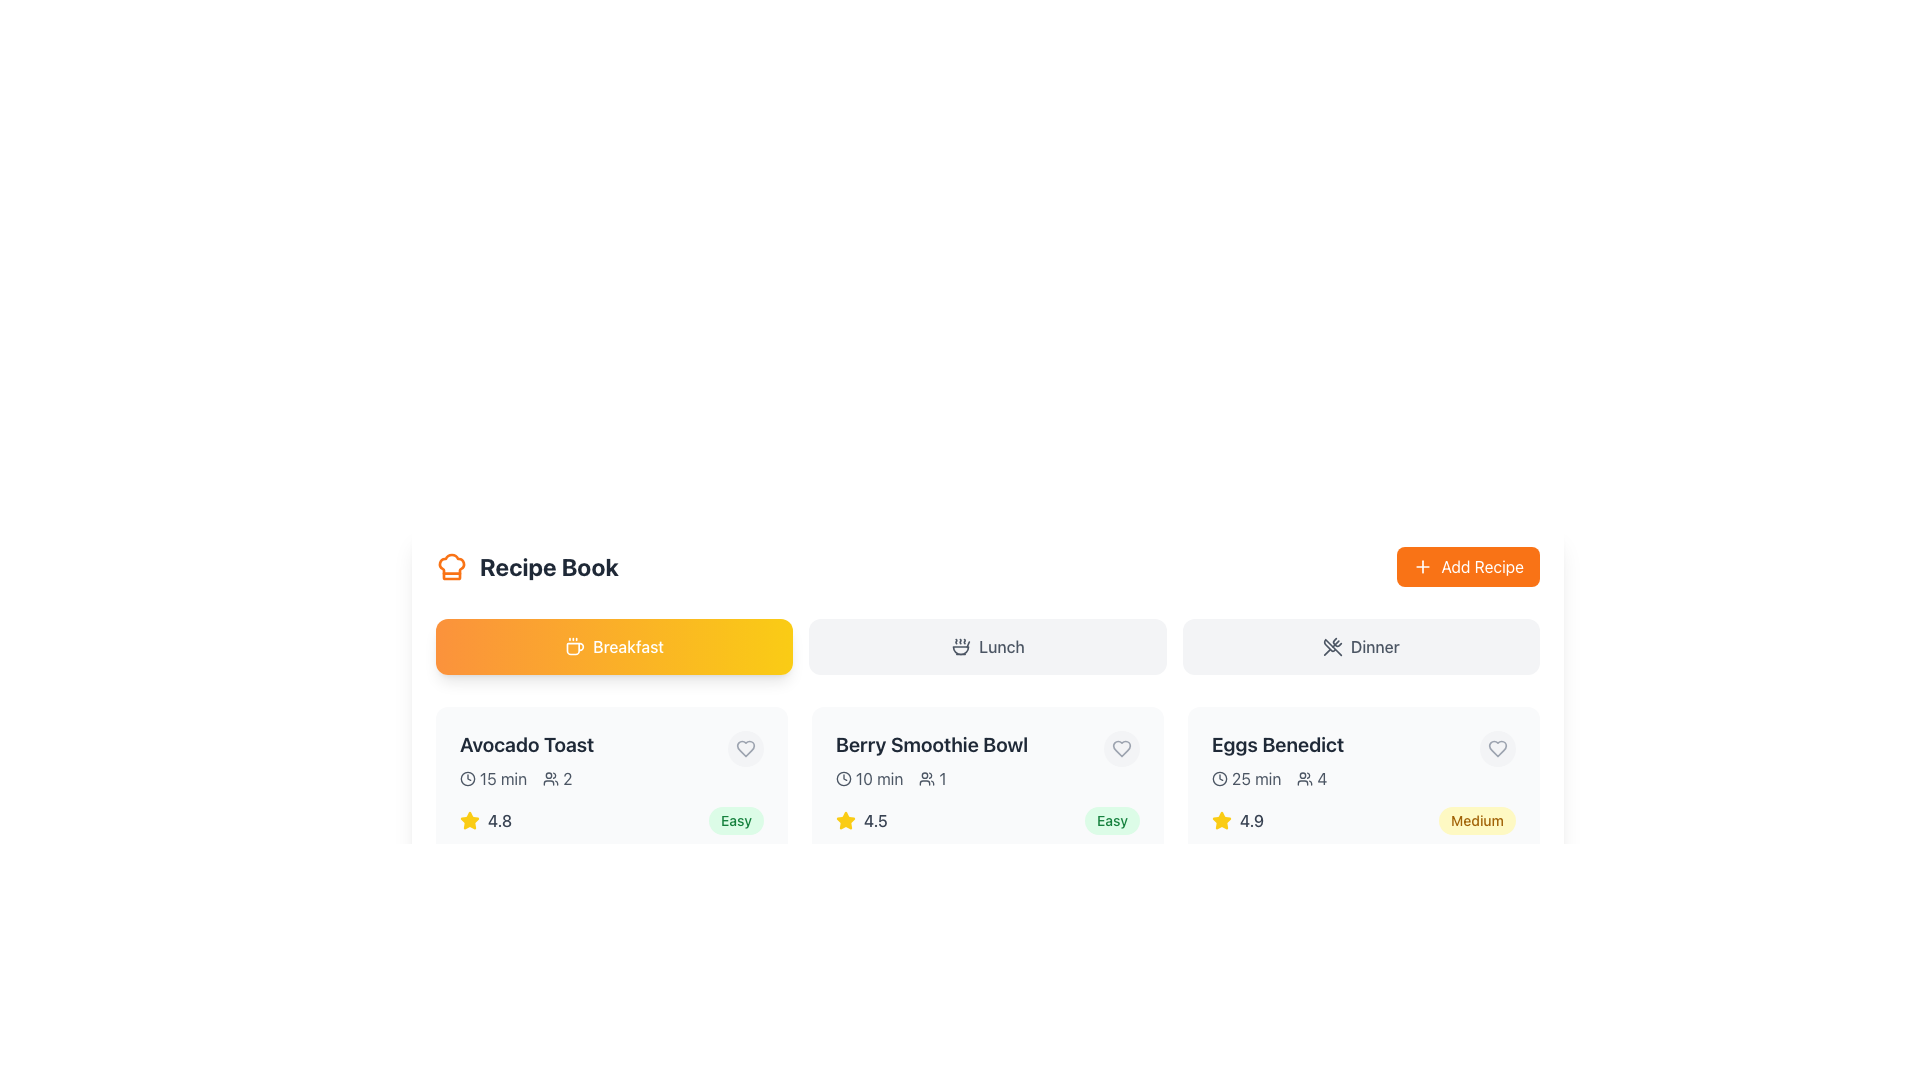 This screenshot has width=1920, height=1080. Describe the element at coordinates (557, 778) in the screenshot. I see `the static text label displaying the number '2' indicating the count of participants, which is located adjacent to the user icon in the Avocado Toast dish card` at that location.